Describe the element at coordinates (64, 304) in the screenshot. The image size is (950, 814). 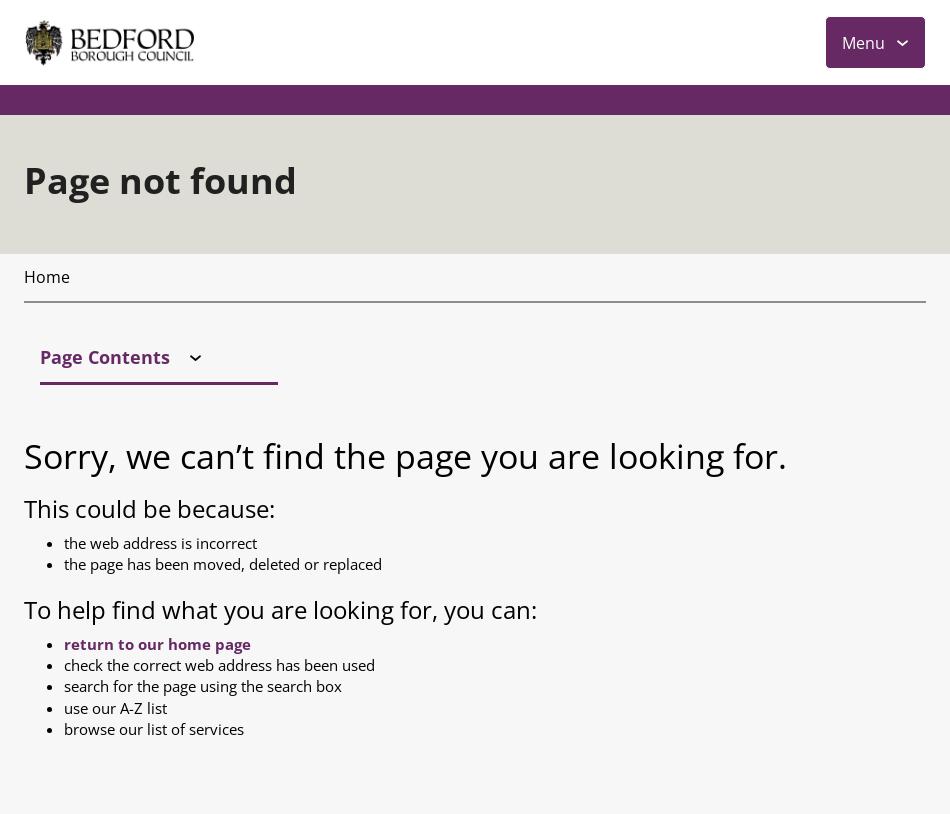
I see `'browse our list of services'` at that location.